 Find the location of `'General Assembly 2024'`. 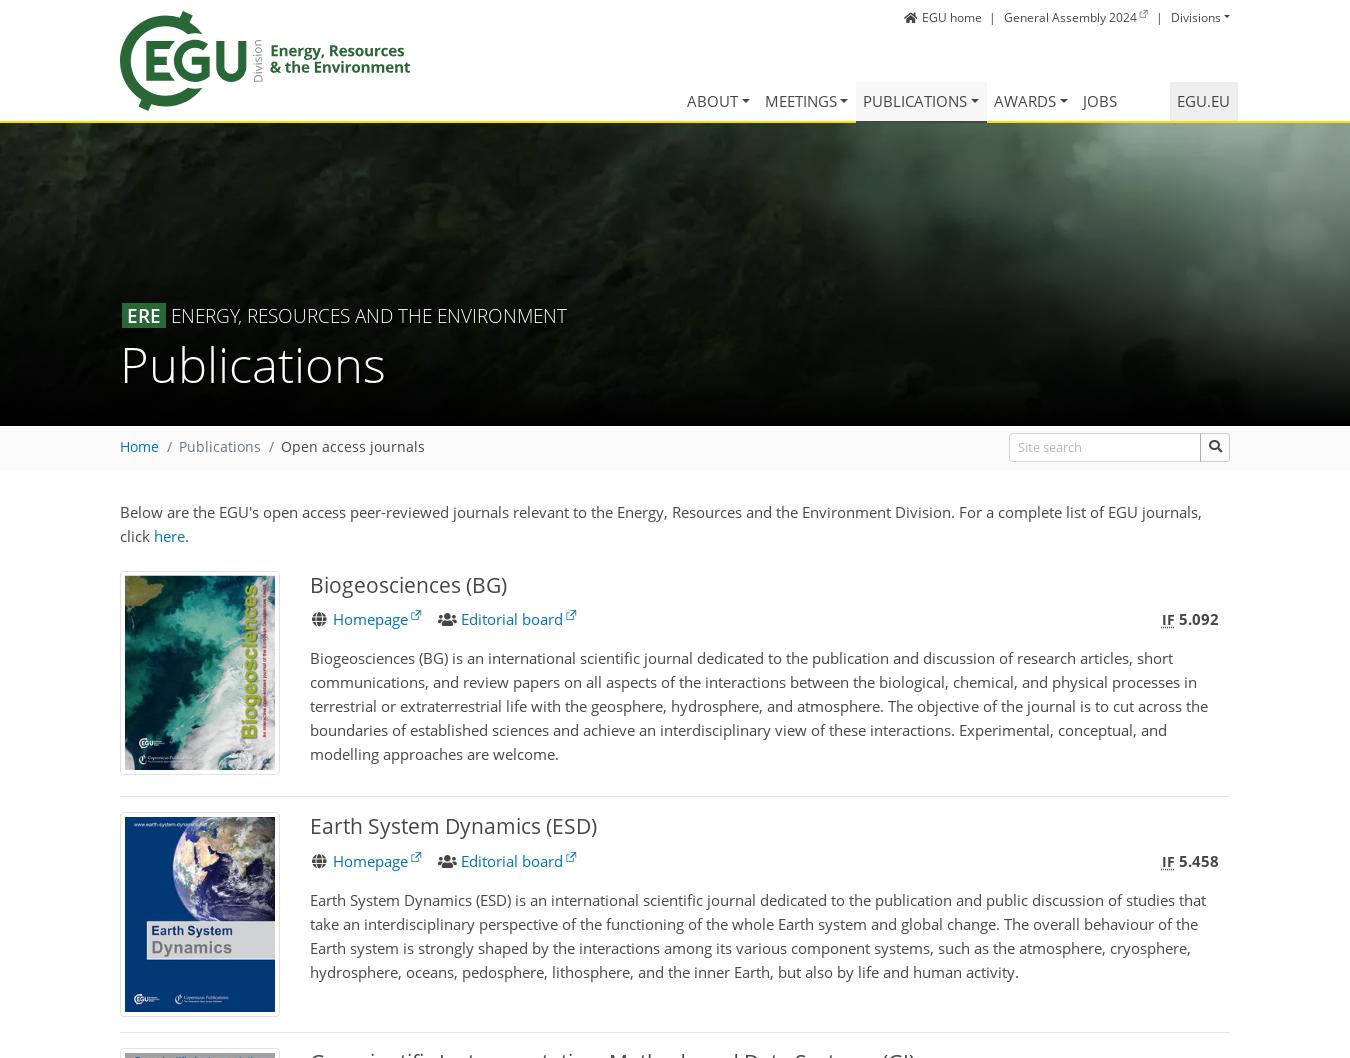

'General Assembly 2024' is located at coordinates (1002, 16).